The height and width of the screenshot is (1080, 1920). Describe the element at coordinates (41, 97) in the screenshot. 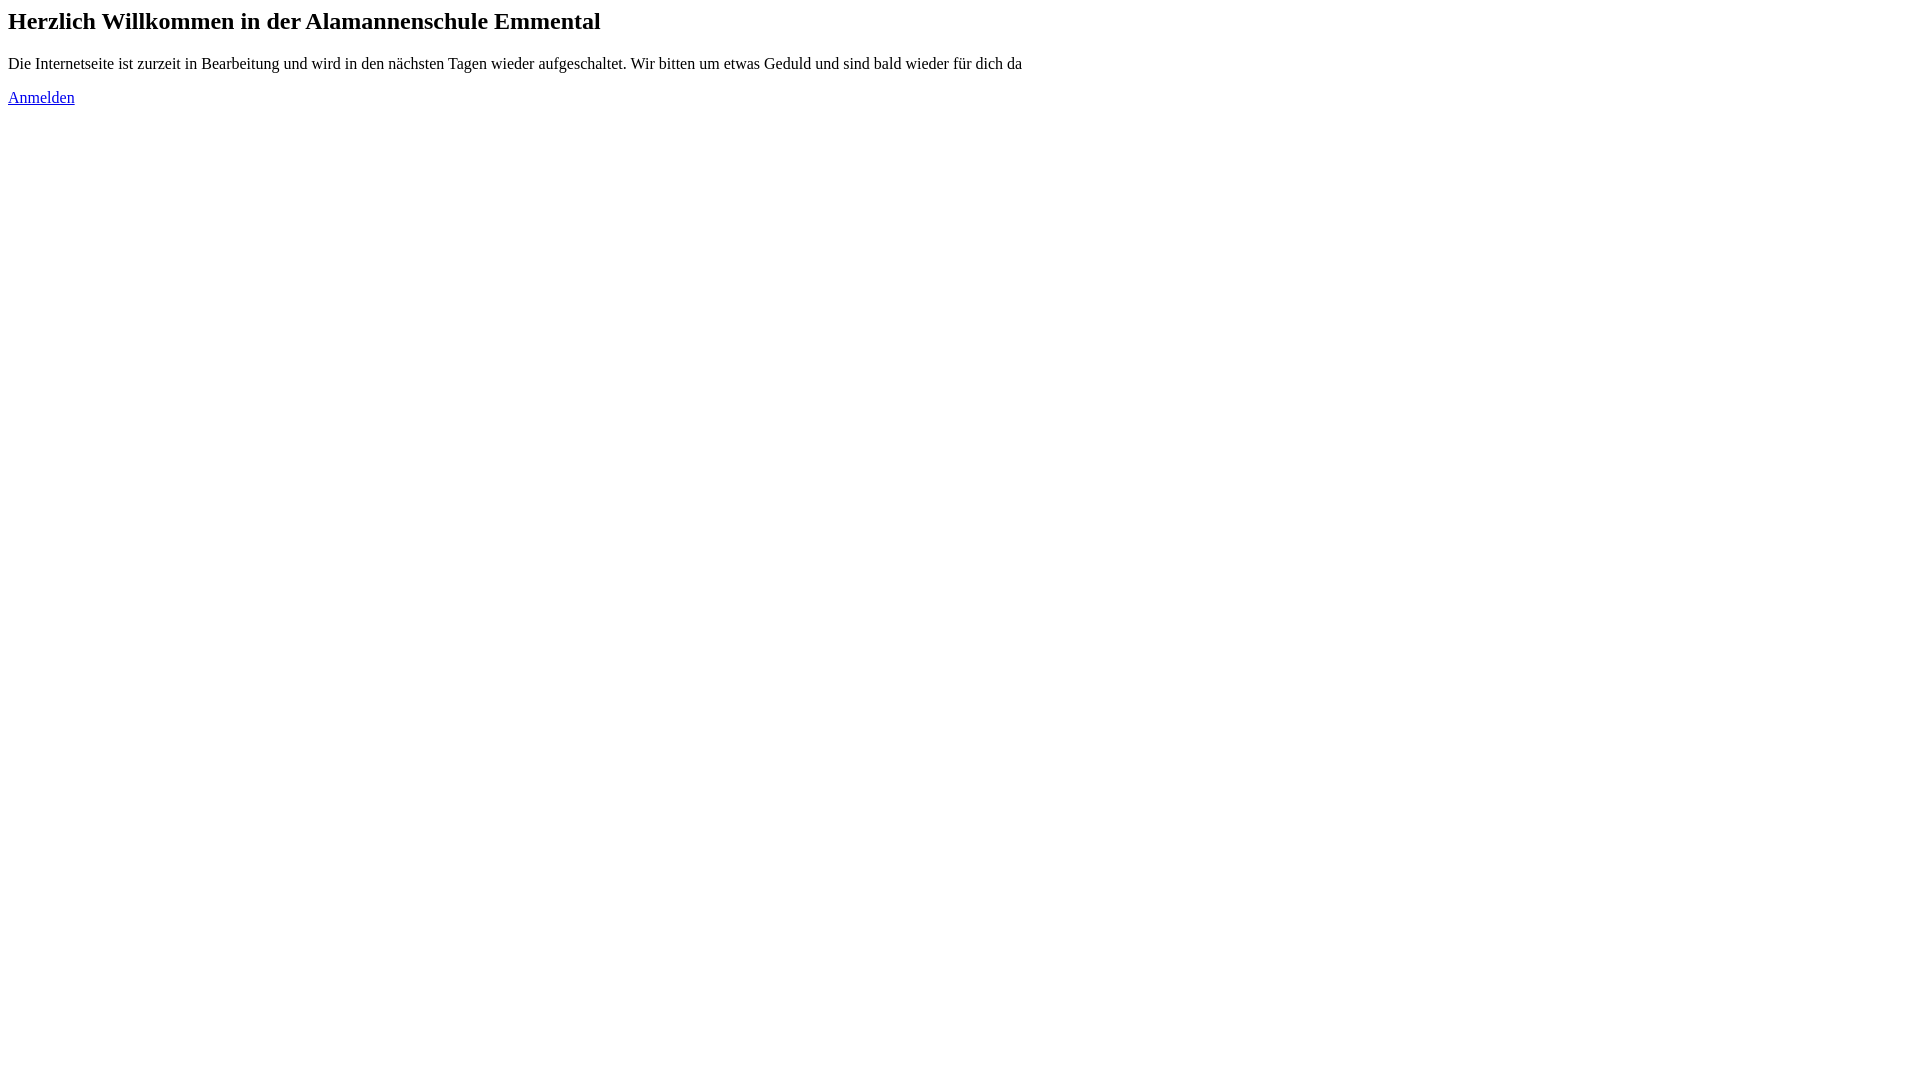

I see `'Anmelden'` at that location.